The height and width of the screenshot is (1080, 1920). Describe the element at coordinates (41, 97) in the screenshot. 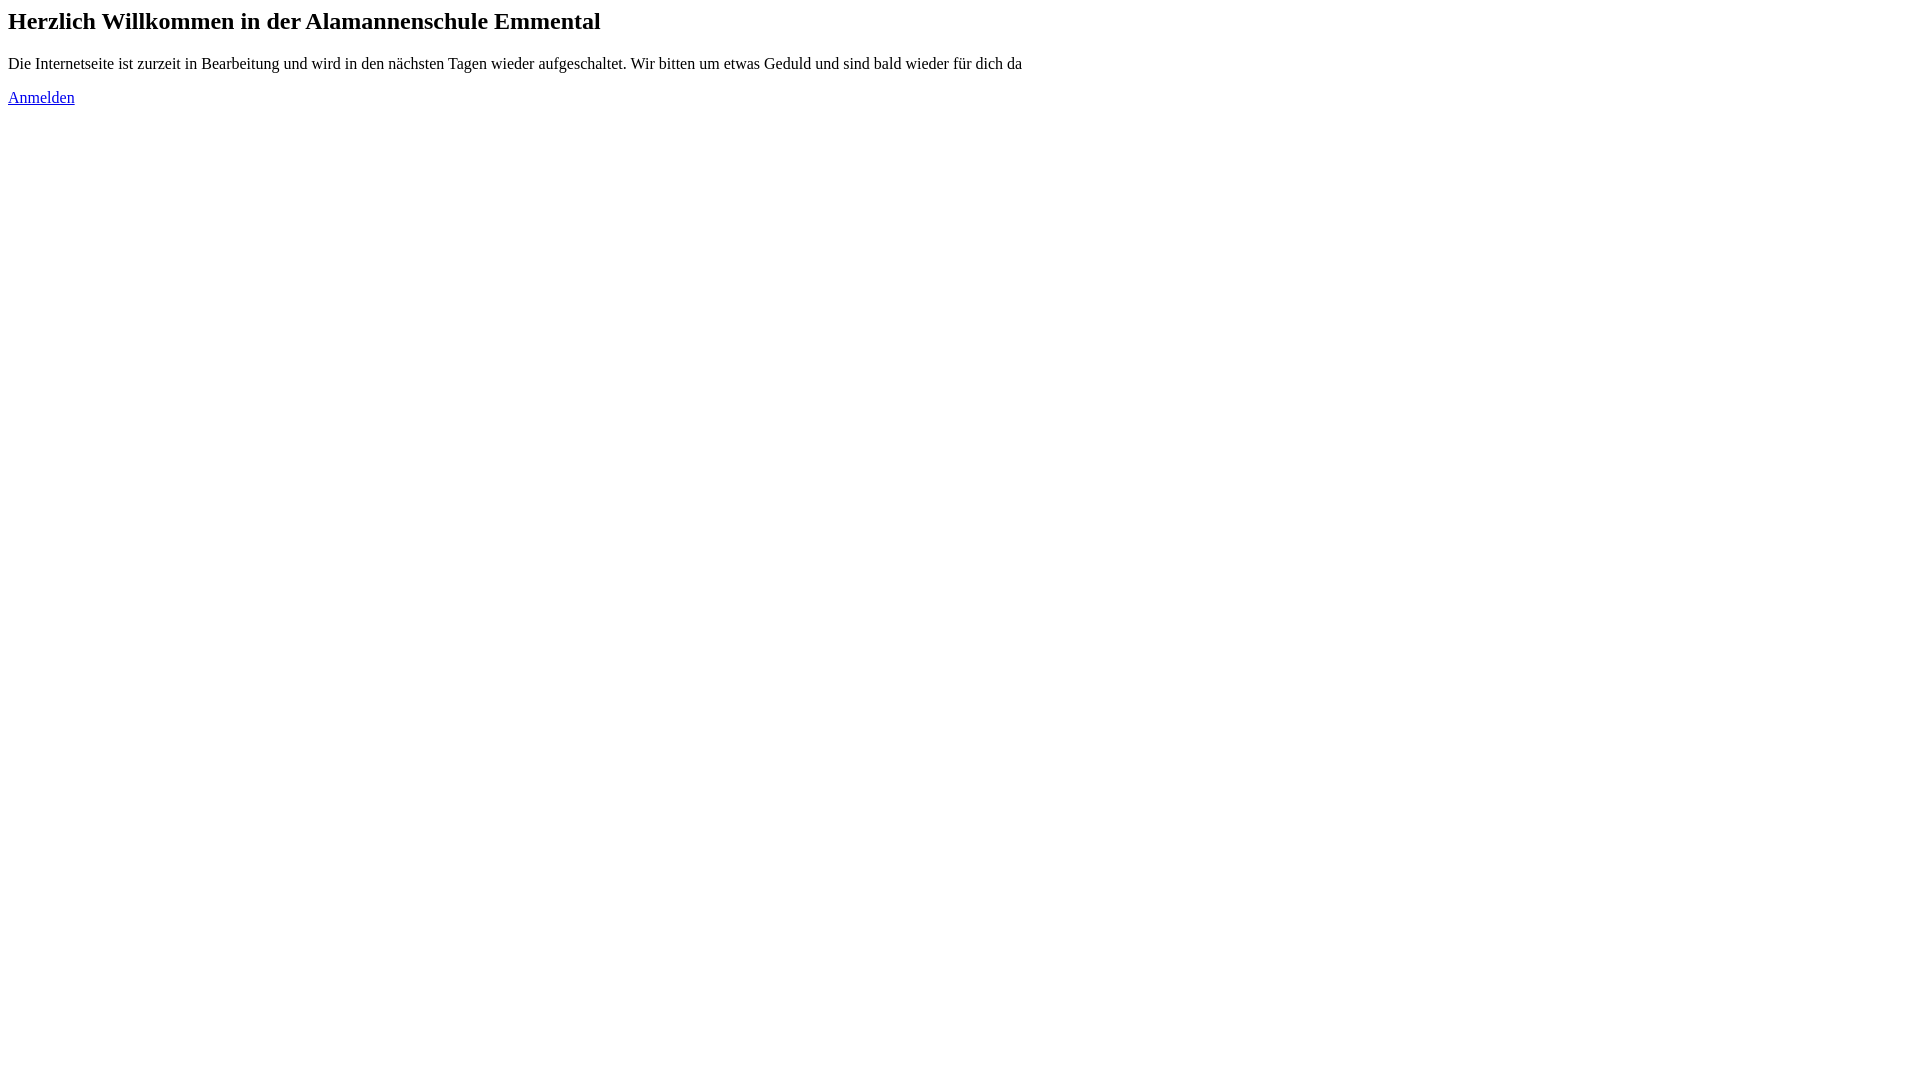

I see `'Anmelden'` at that location.